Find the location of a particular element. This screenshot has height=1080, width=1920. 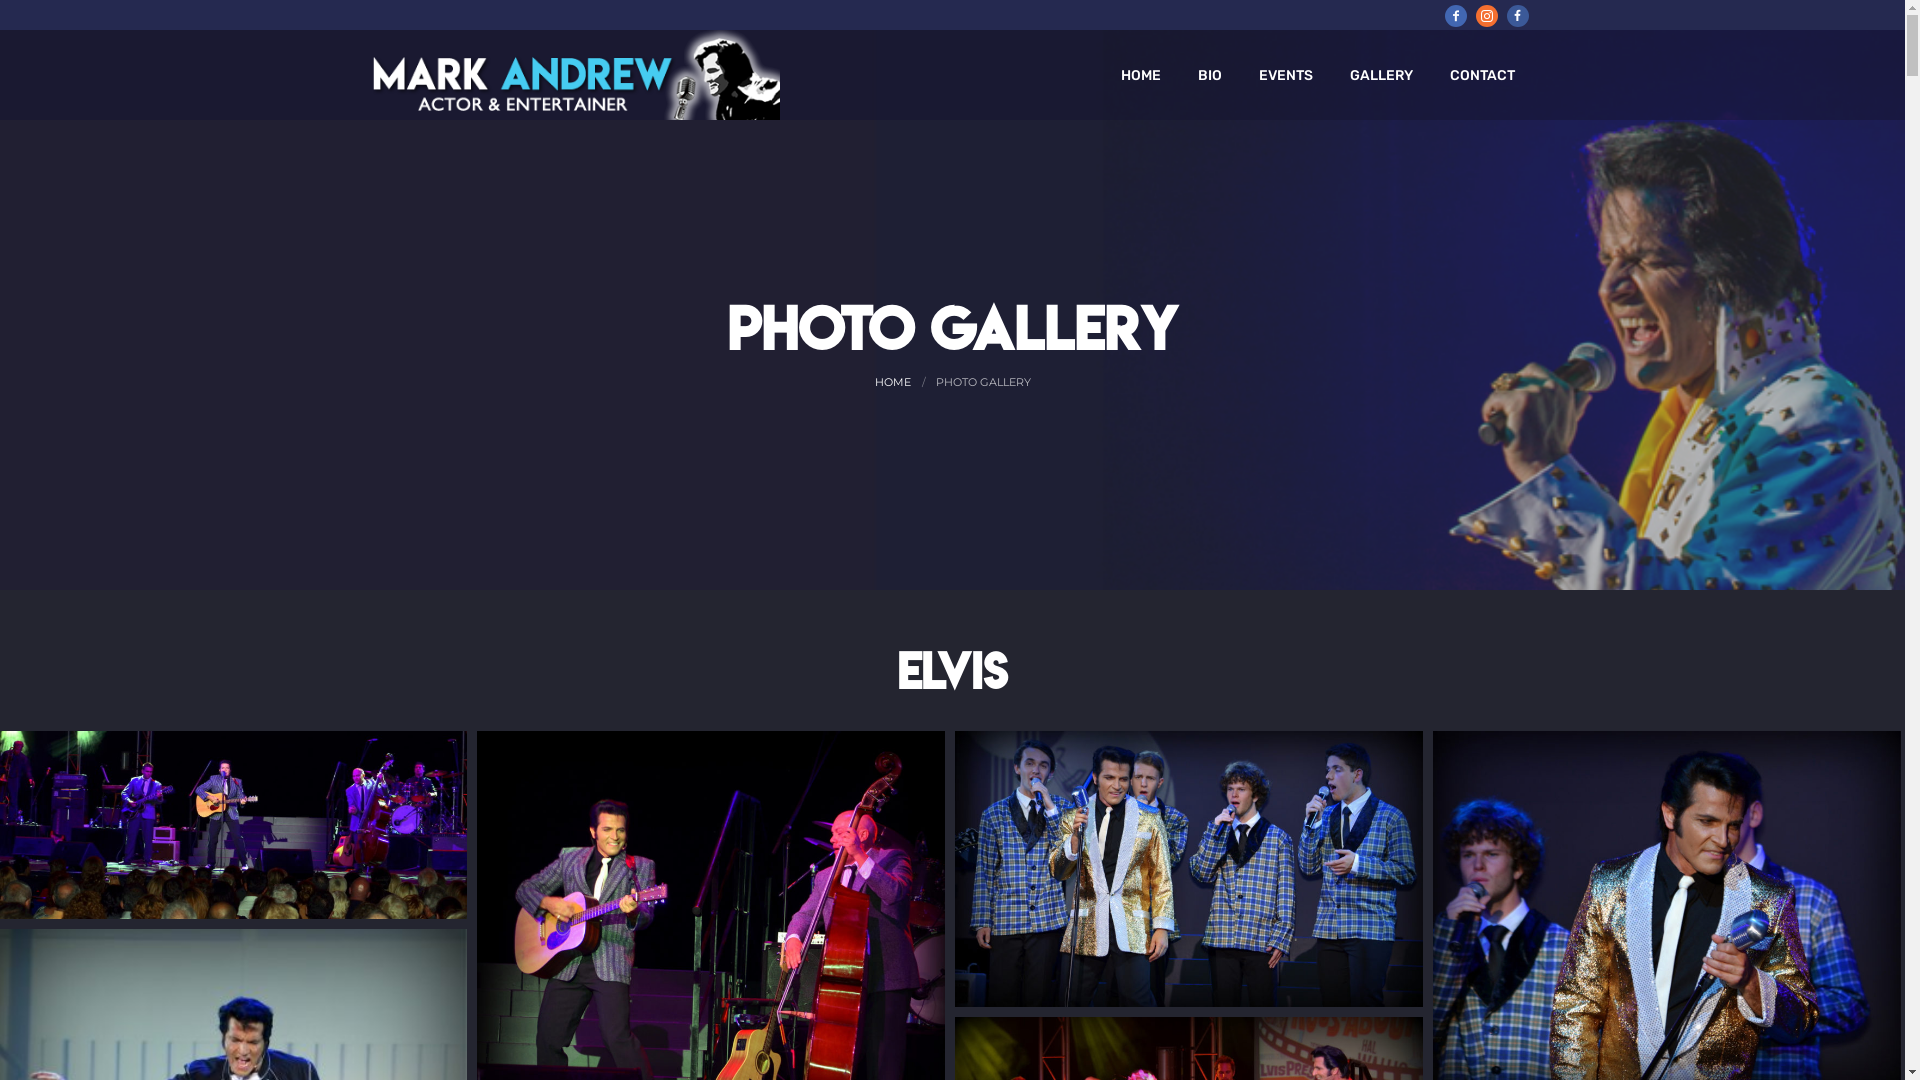

'HOME' is located at coordinates (891, 381).